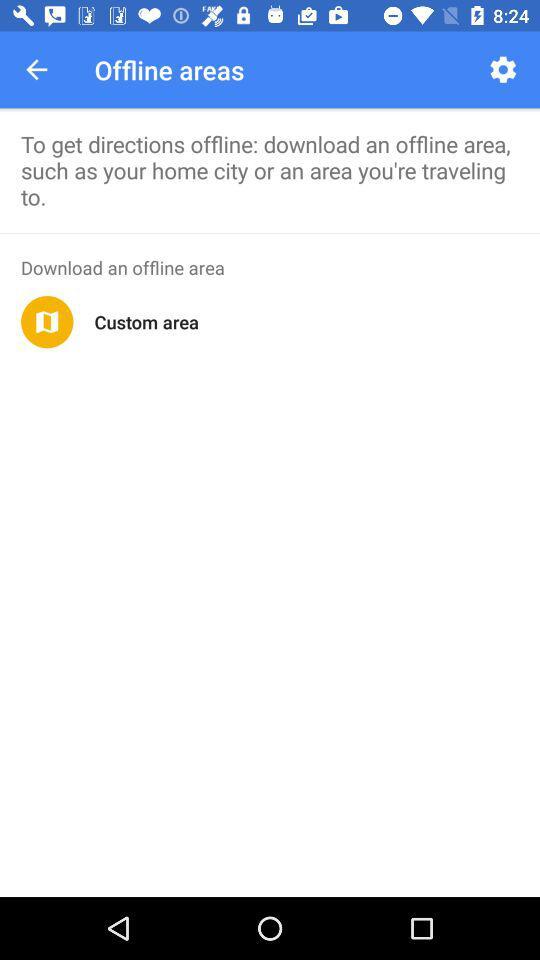 The image size is (540, 960). What do you see at coordinates (270, 169) in the screenshot?
I see `the to get directions app` at bounding box center [270, 169].